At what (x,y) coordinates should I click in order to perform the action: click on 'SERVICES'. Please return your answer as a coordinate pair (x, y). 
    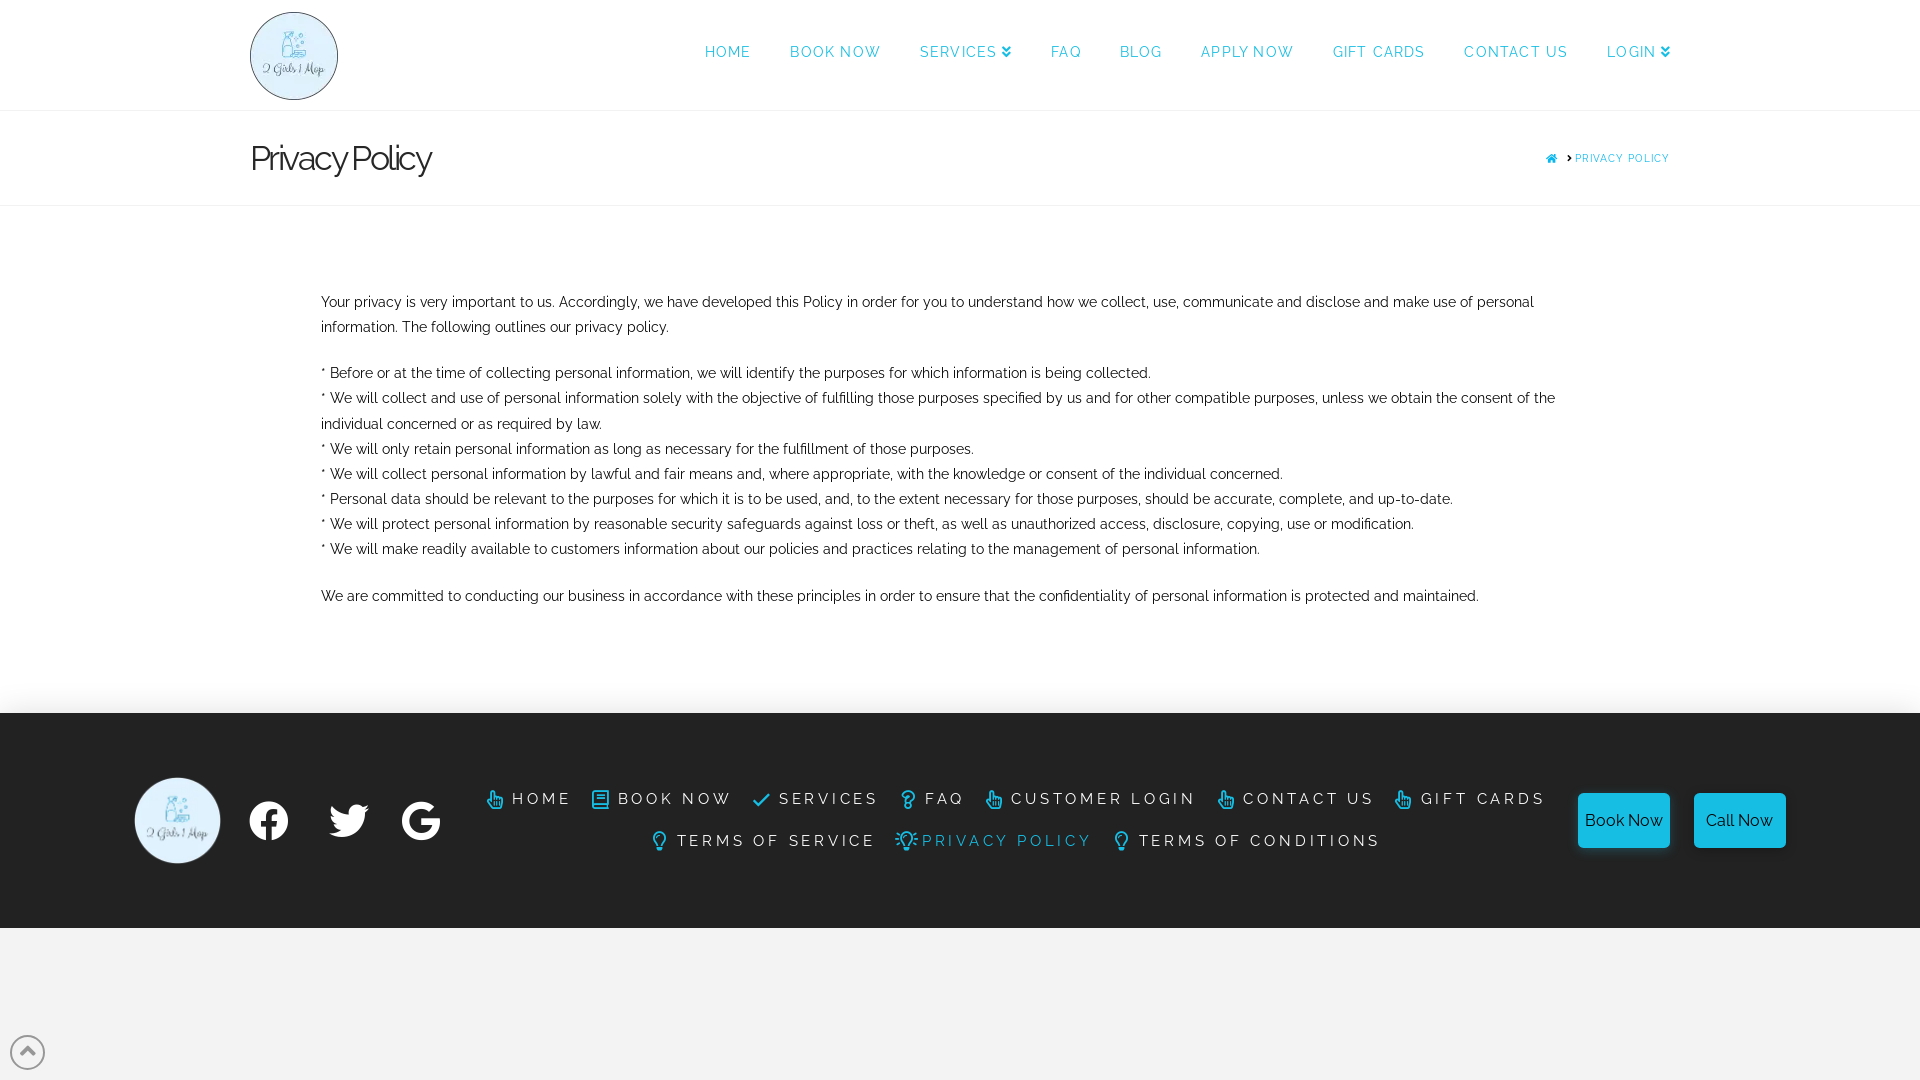
    Looking at the image, I should click on (965, 53).